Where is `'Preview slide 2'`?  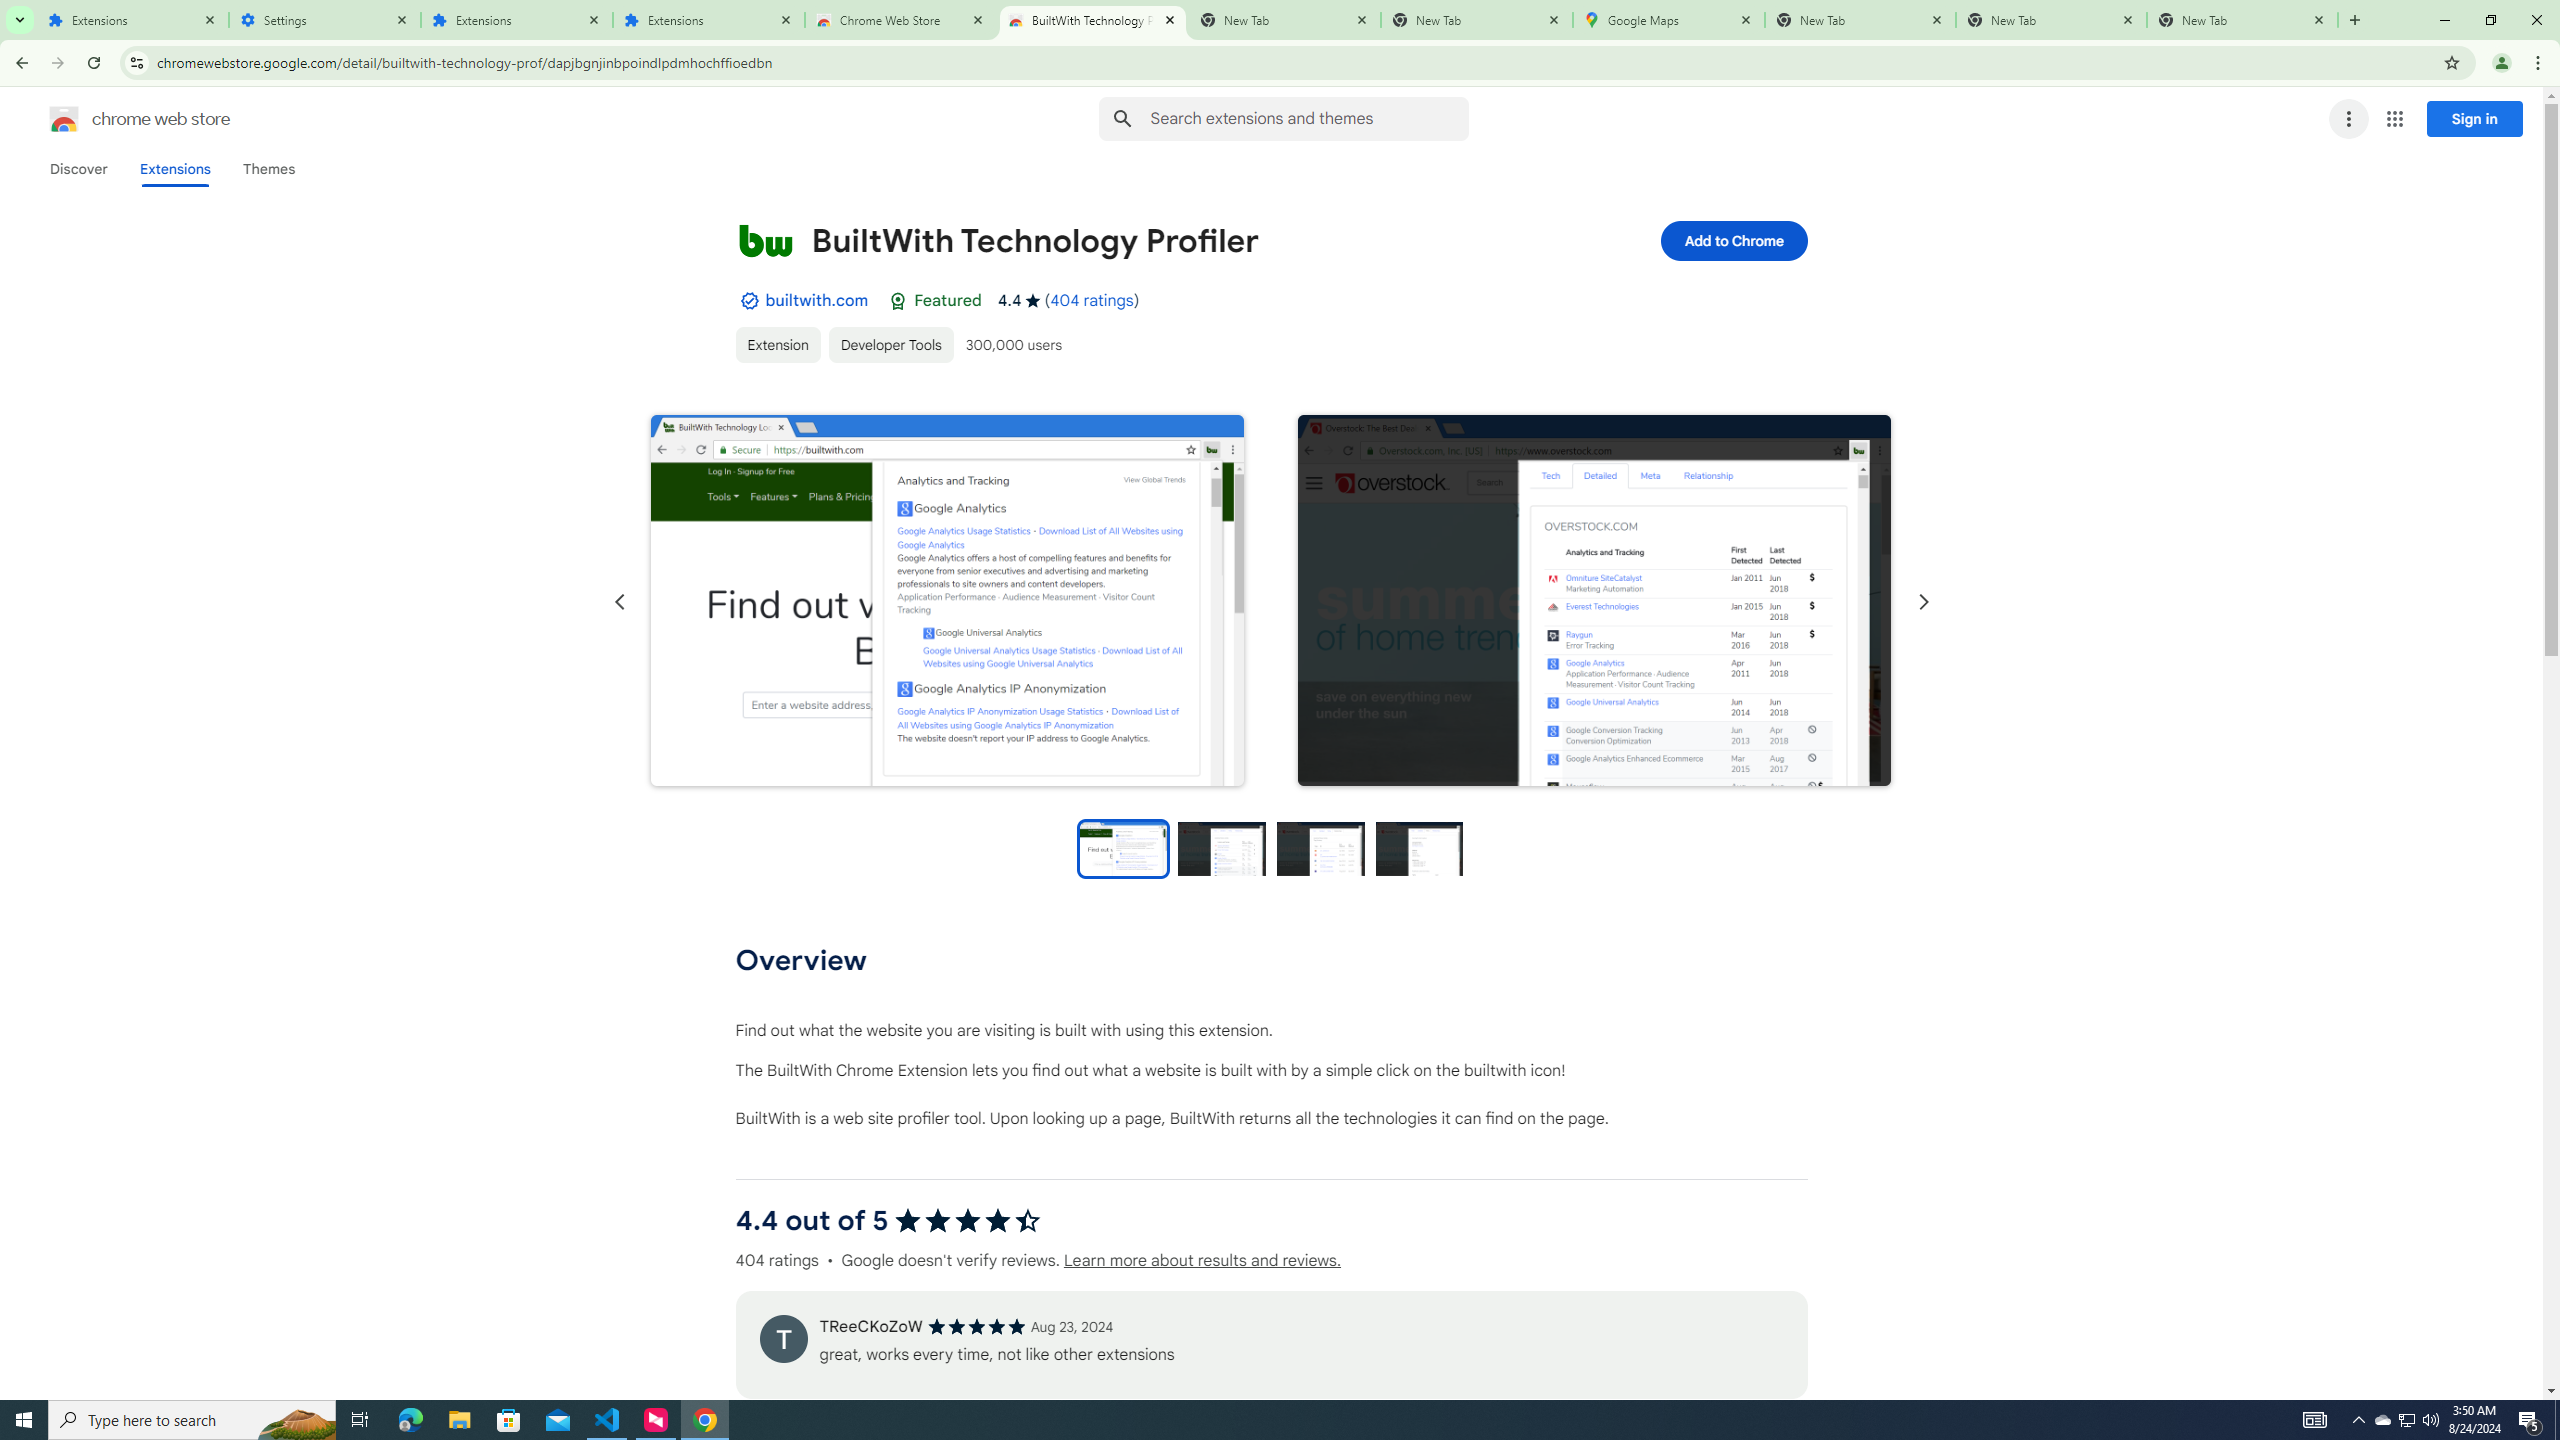
'Preview slide 2' is located at coordinates (1222, 847).